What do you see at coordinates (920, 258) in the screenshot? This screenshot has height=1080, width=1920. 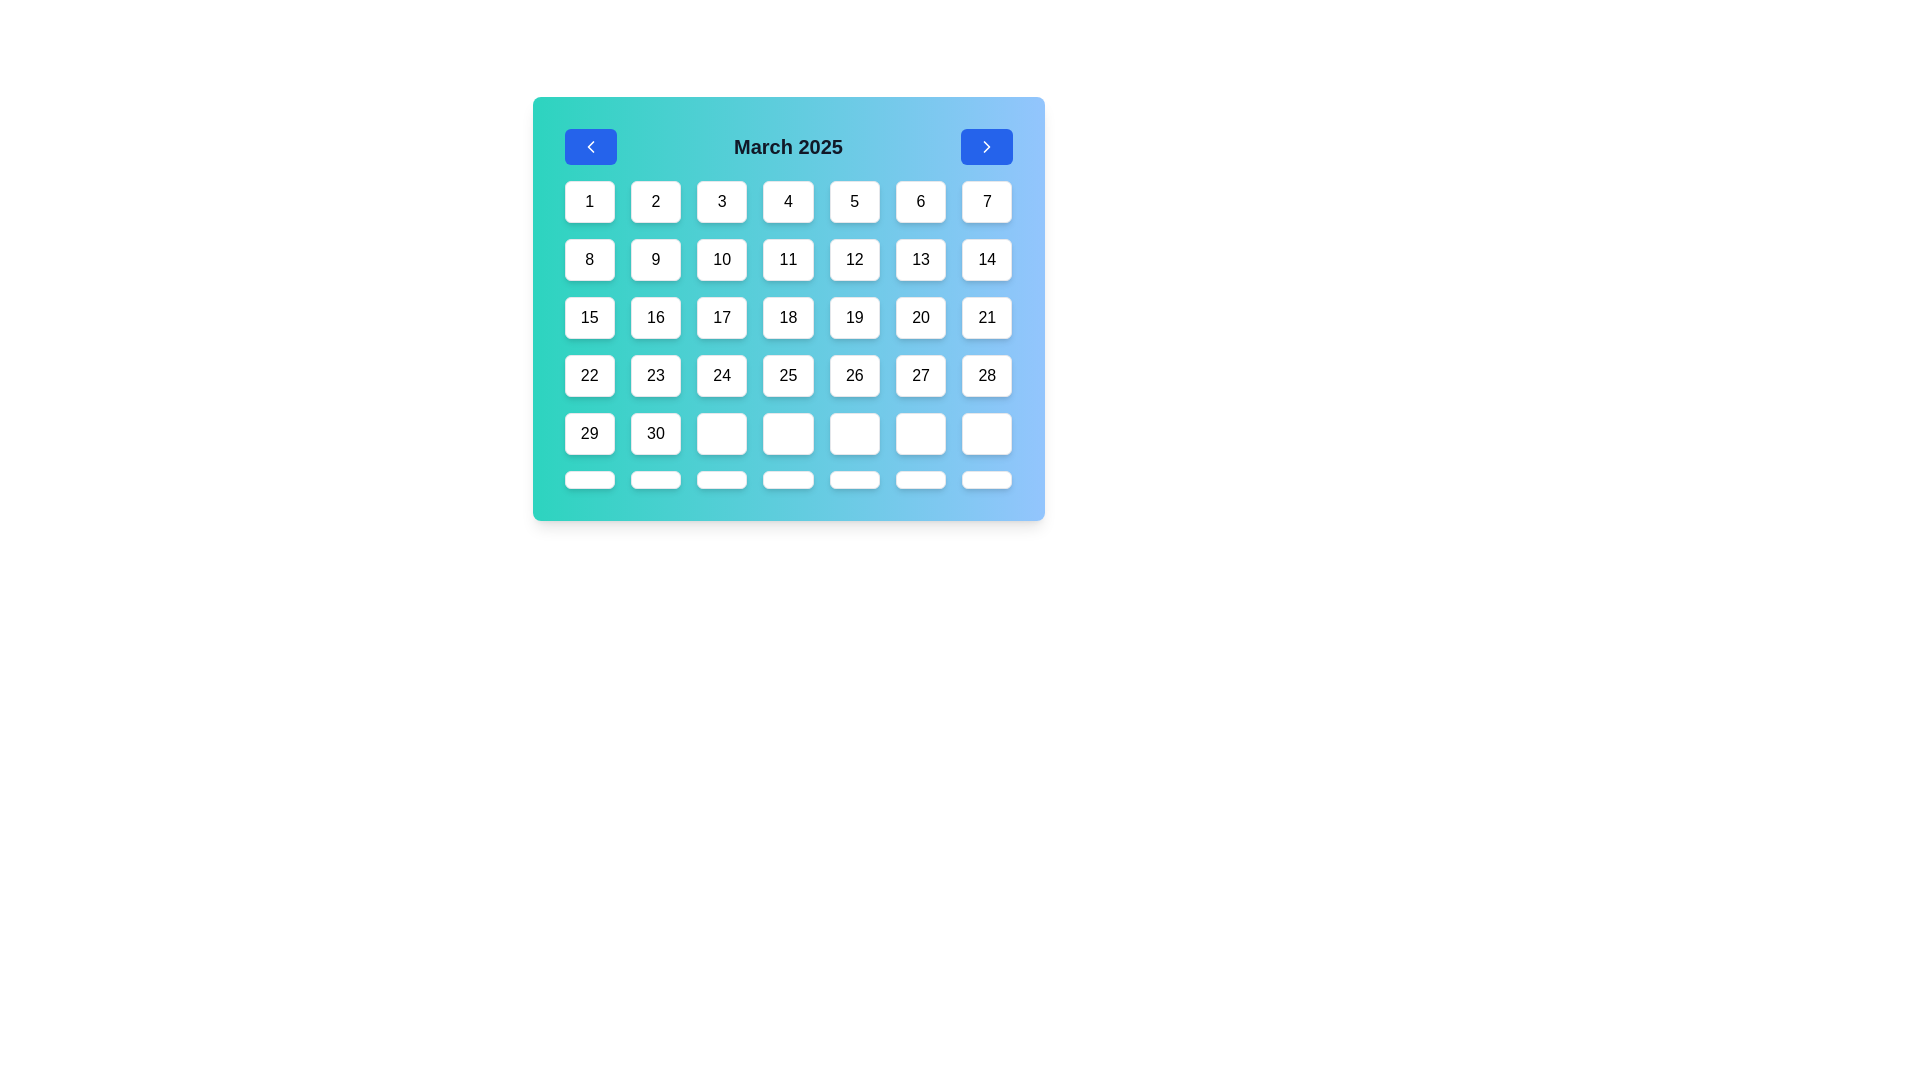 I see `the unselected Day Cell representing the 13th day in the calendar, located in the second row and sixth column of the grid layout` at bounding box center [920, 258].